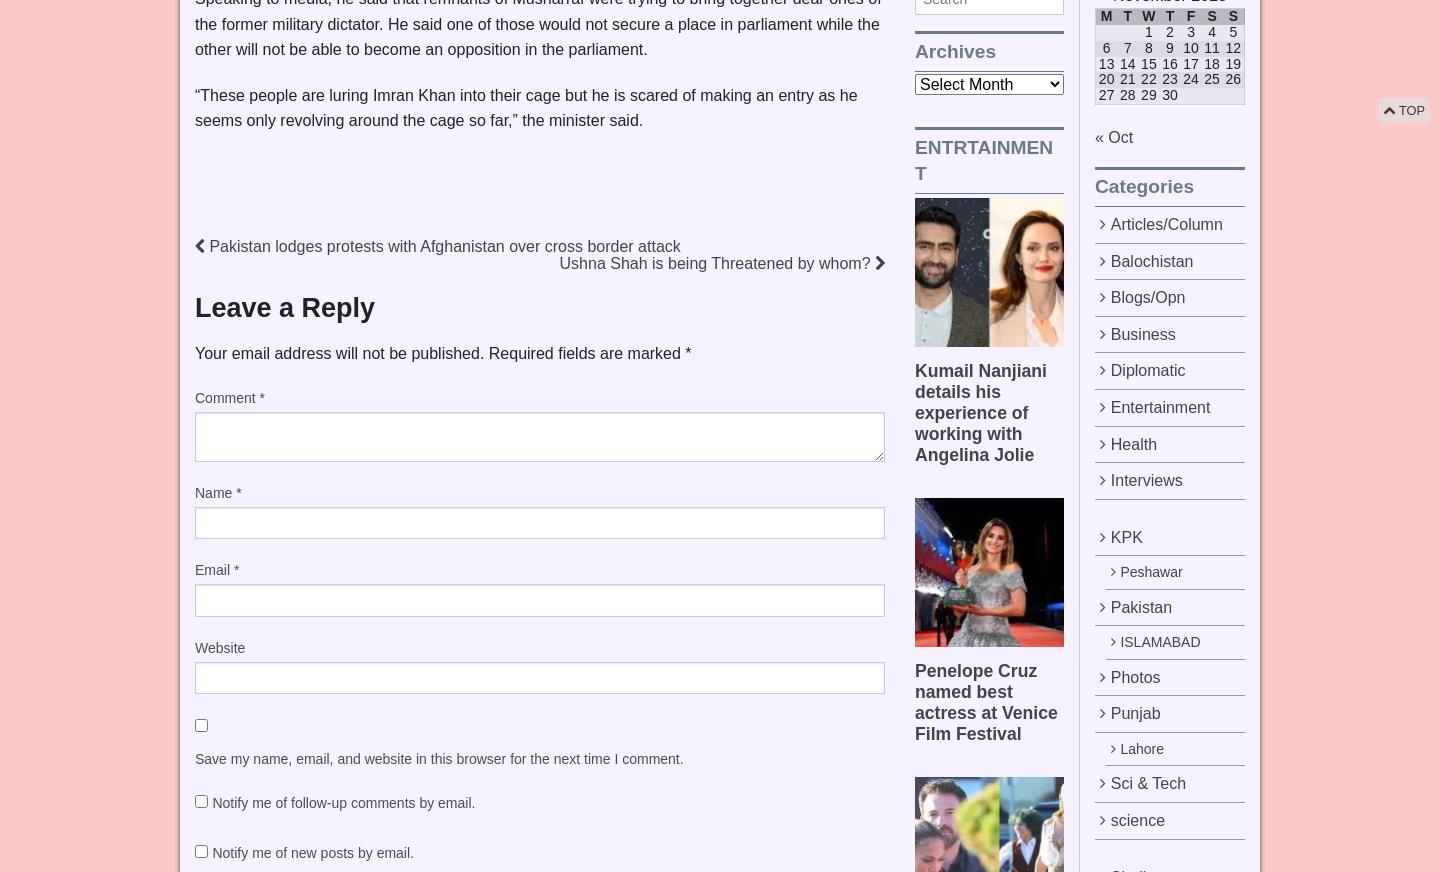  What do you see at coordinates (1150, 572) in the screenshot?
I see `'Peshawar'` at bounding box center [1150, 572].